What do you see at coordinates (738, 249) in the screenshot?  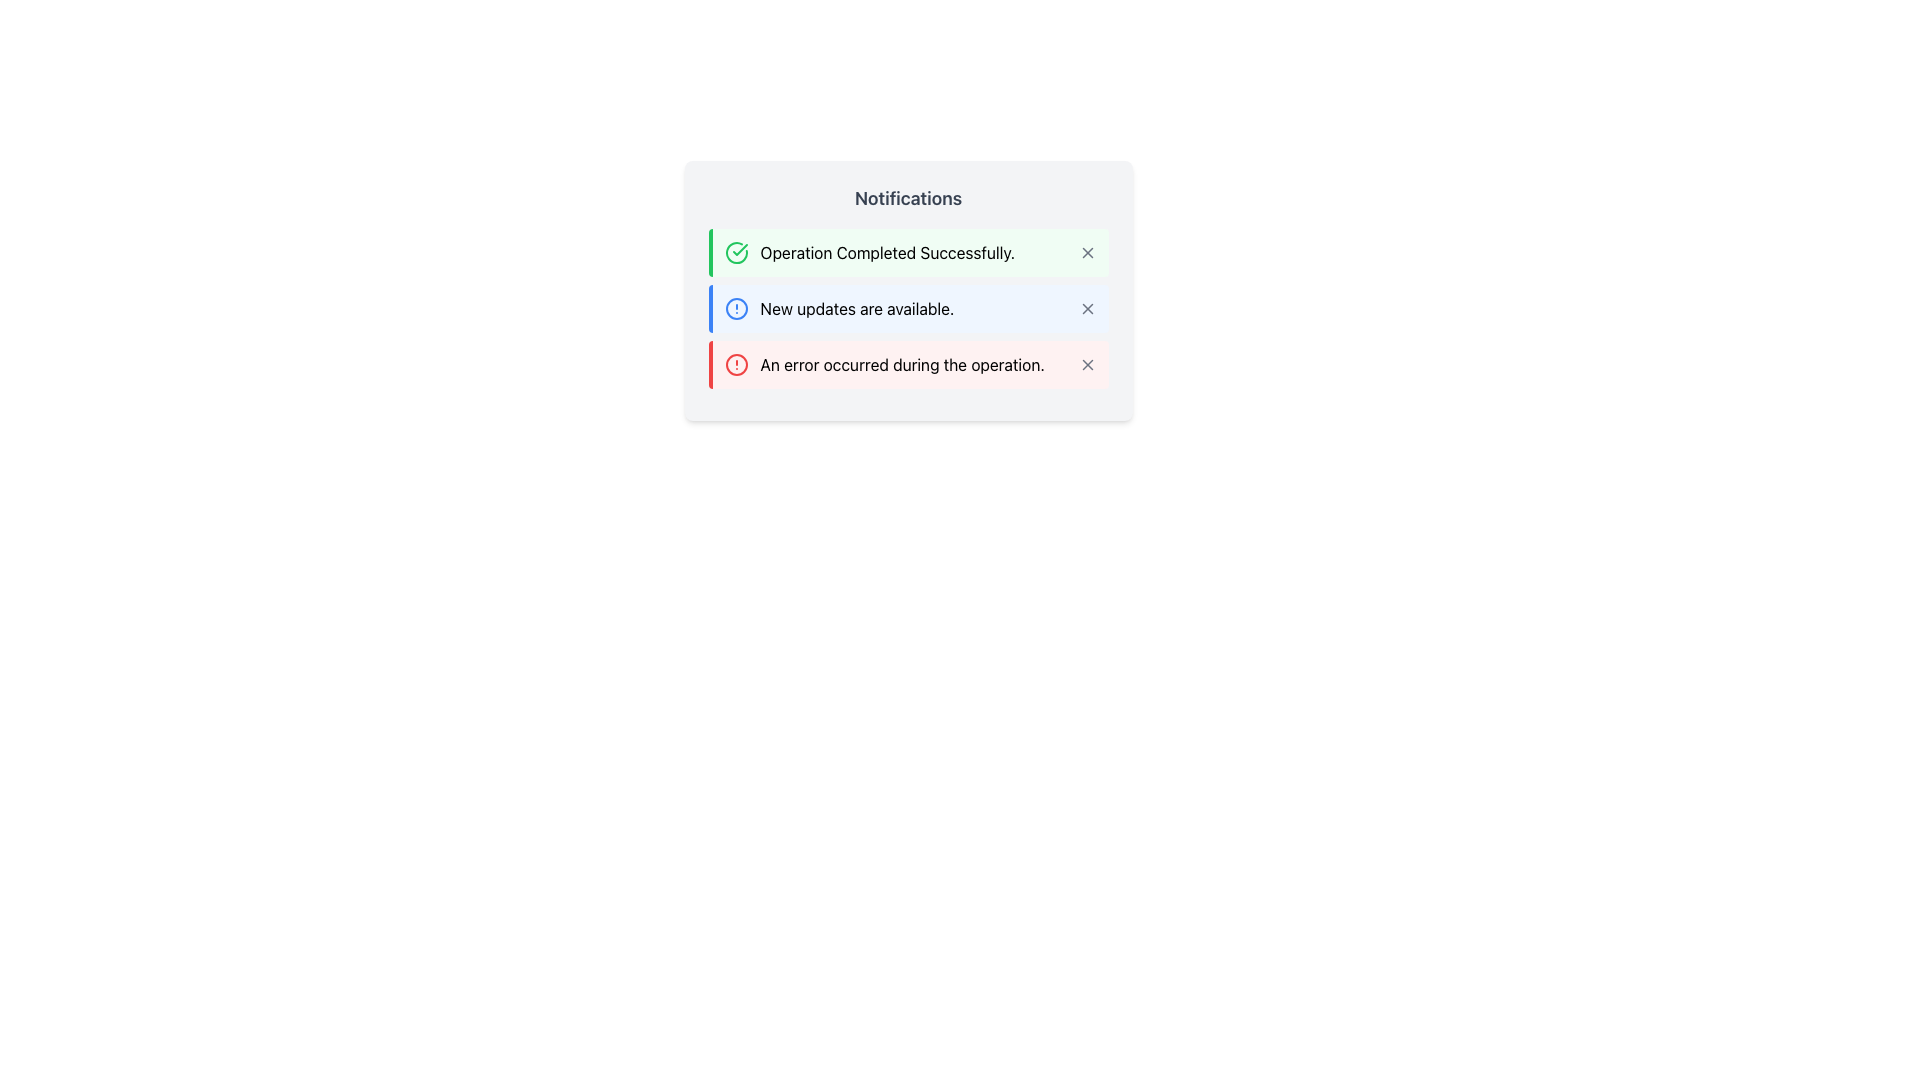 I see `the checkmark icon that signifies the successful completion of an operation, which is part of the green-themed notification labeled 'Operation Completed Successfully.'` at bounding box center [738, 249].